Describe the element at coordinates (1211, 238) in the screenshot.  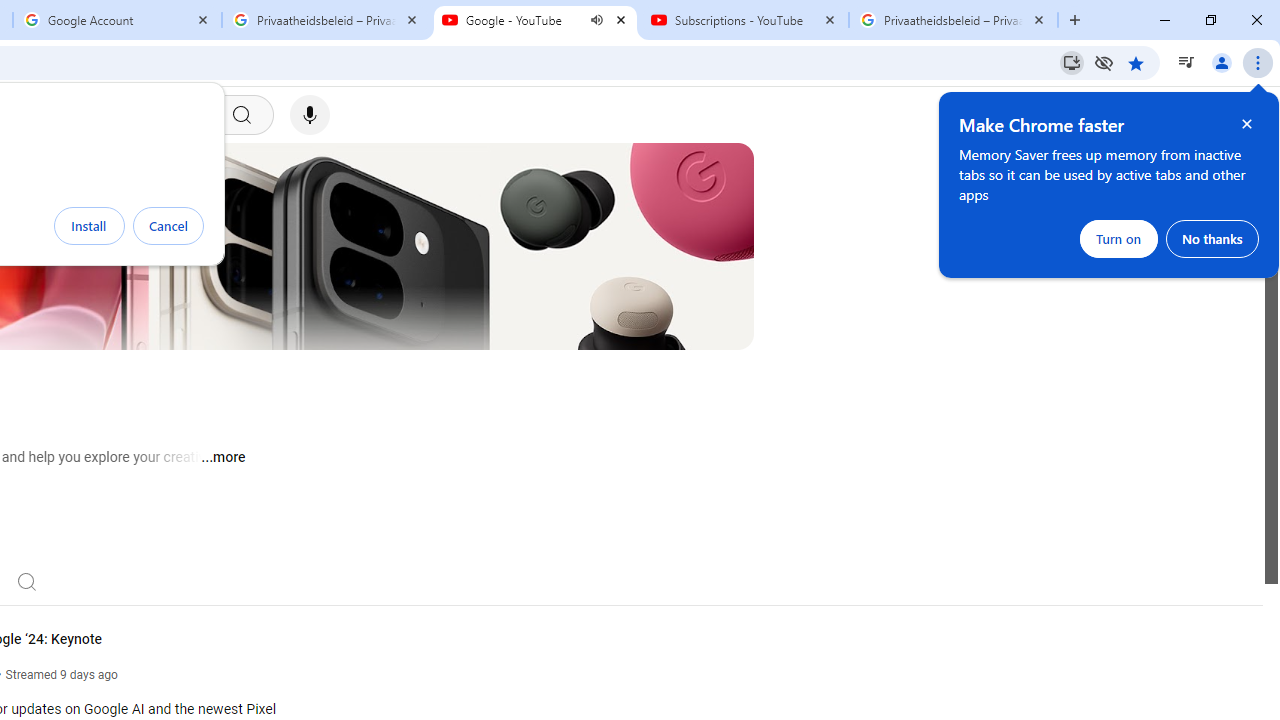
I see `'No thanks'` at that location.